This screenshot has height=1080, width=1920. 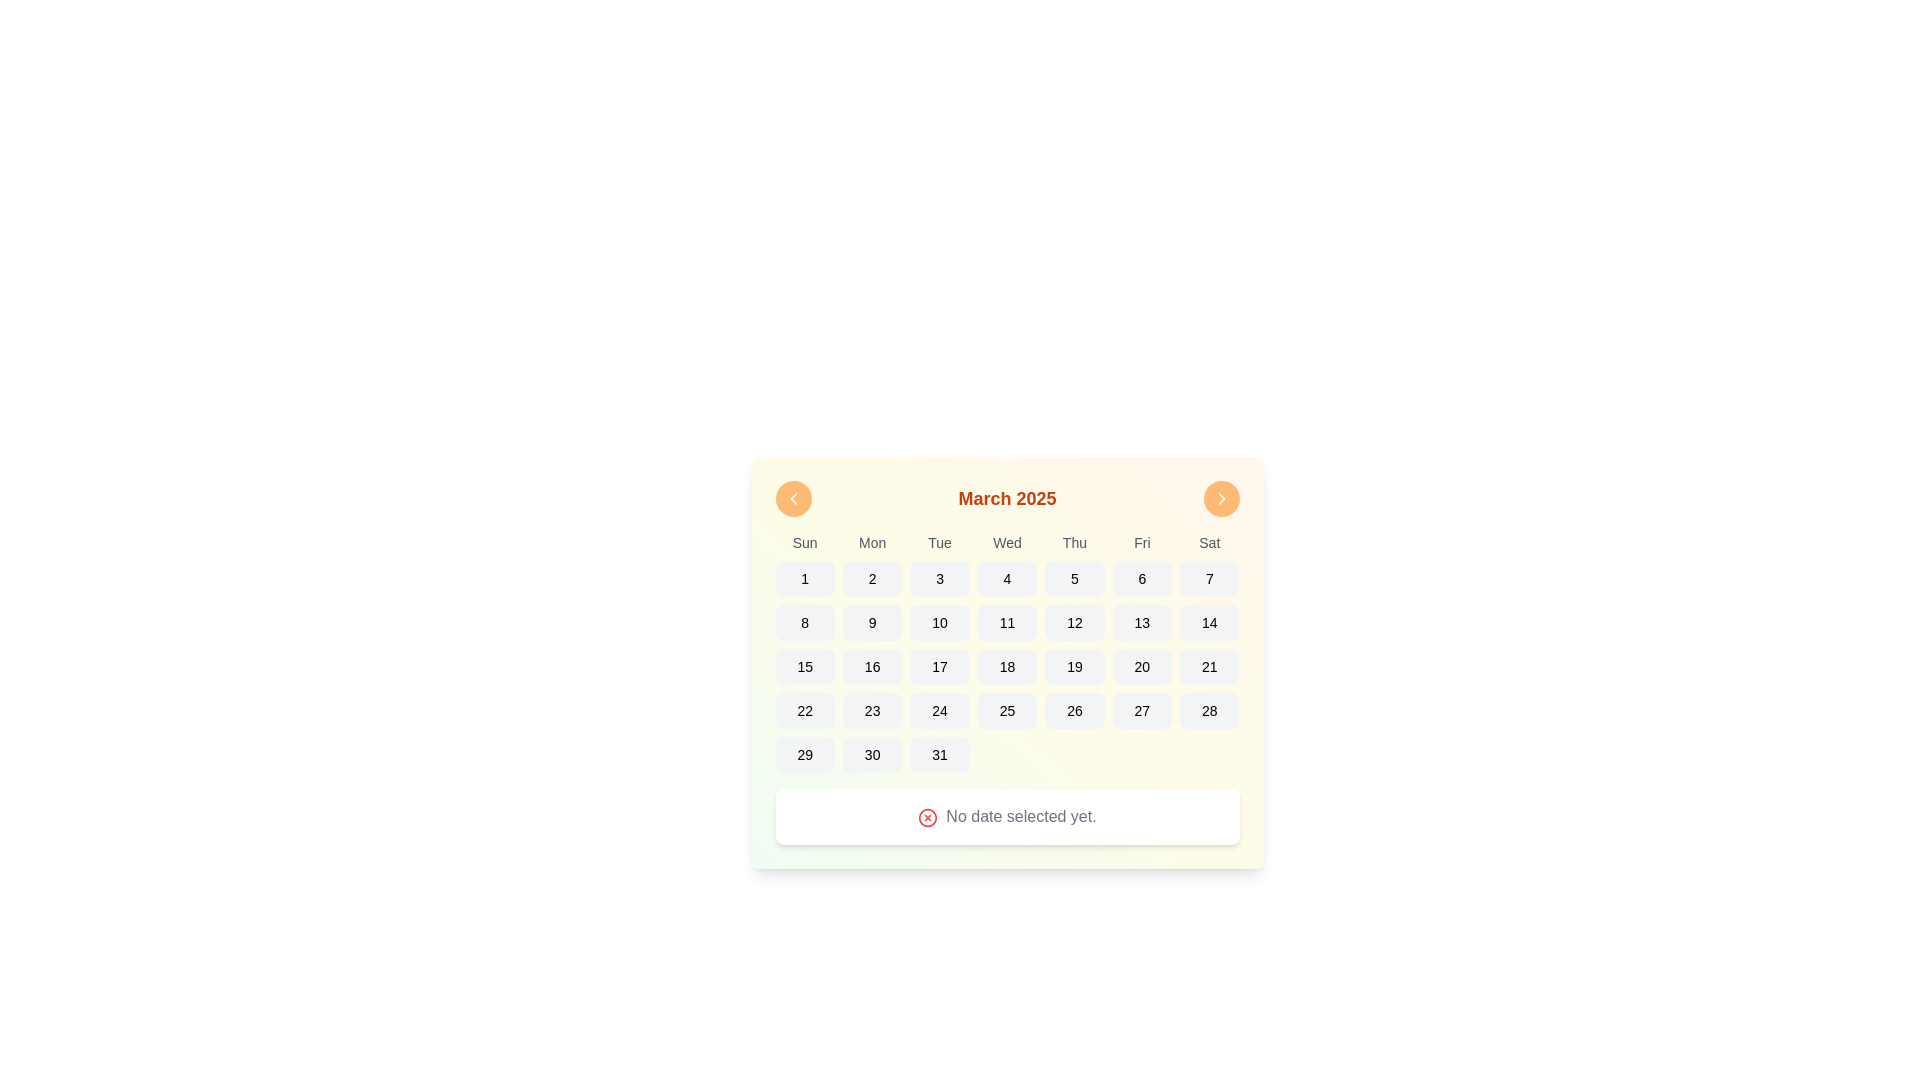 I want to click on the selectable date '9' button in the calendar interface to change its background color, so click(x=872, y=622).